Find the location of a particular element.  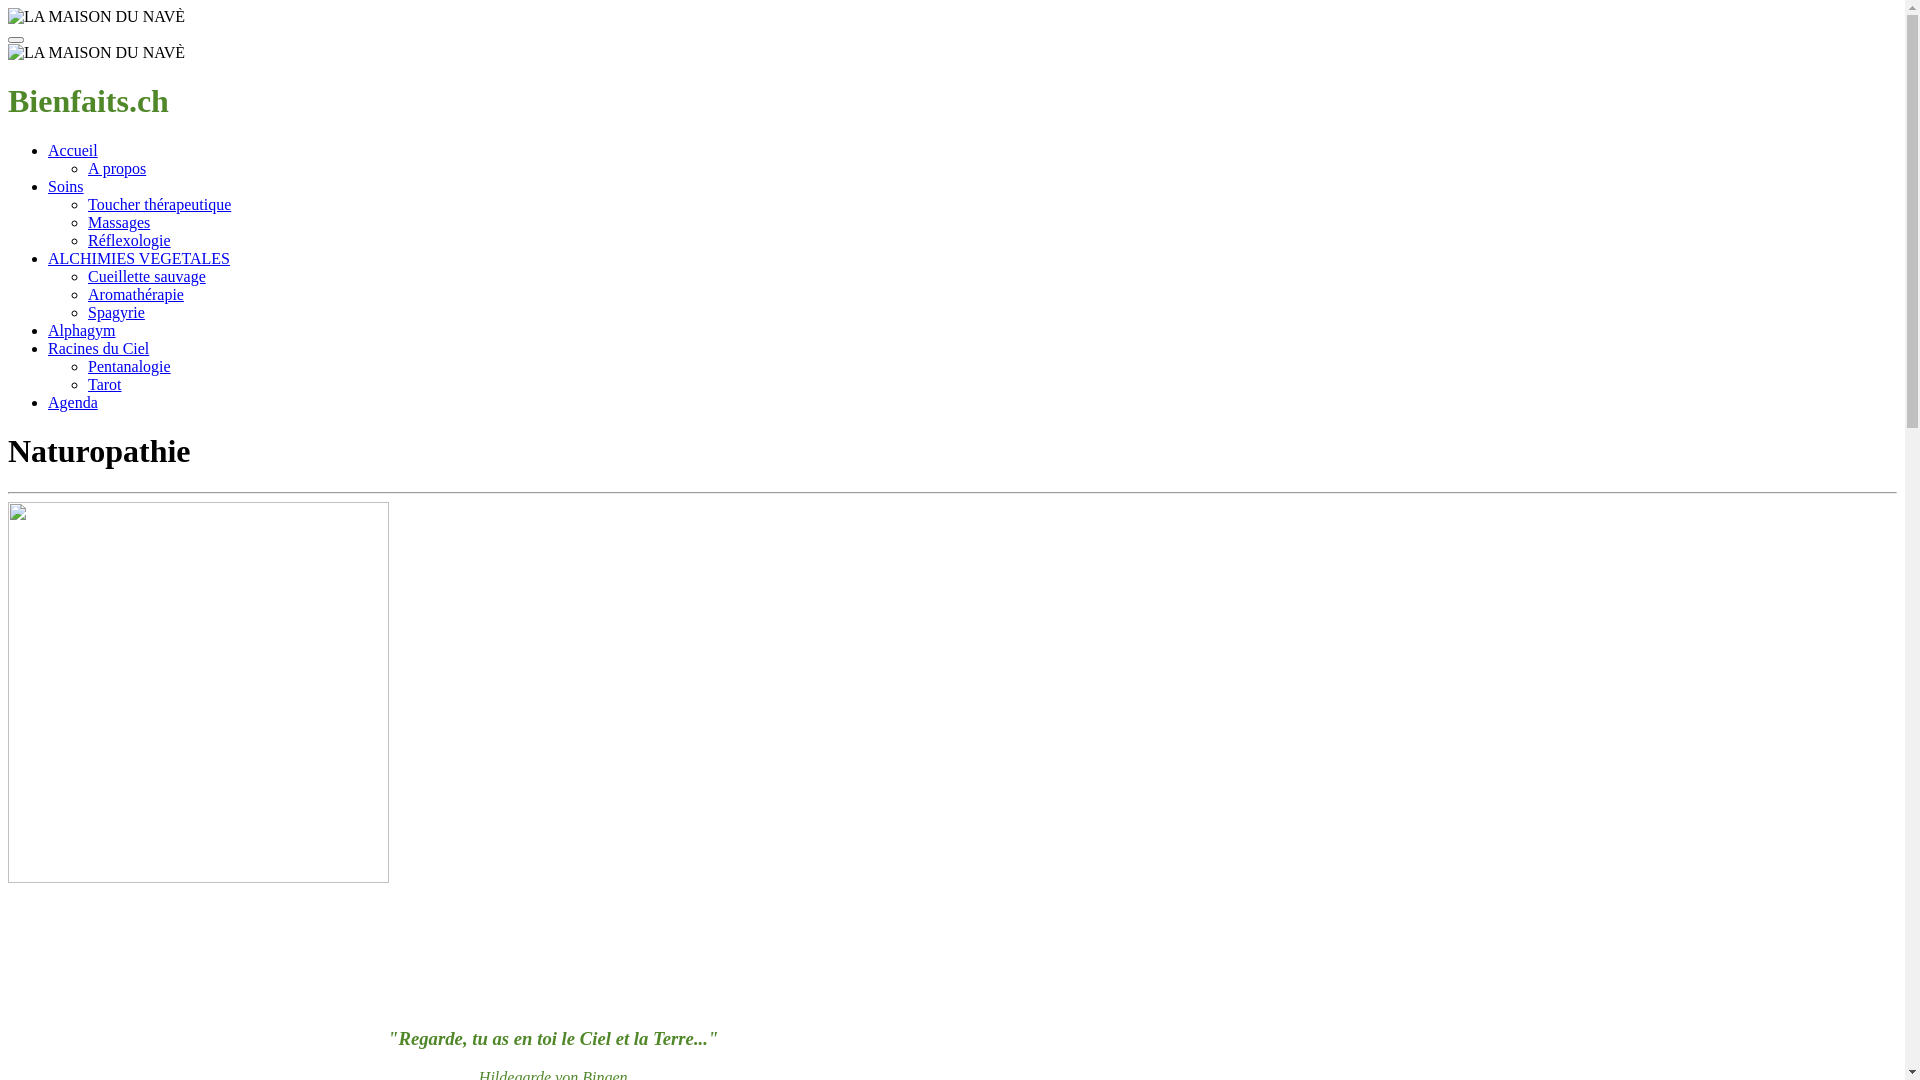

'Pentanalogie' is located at coordinates (128, 366).